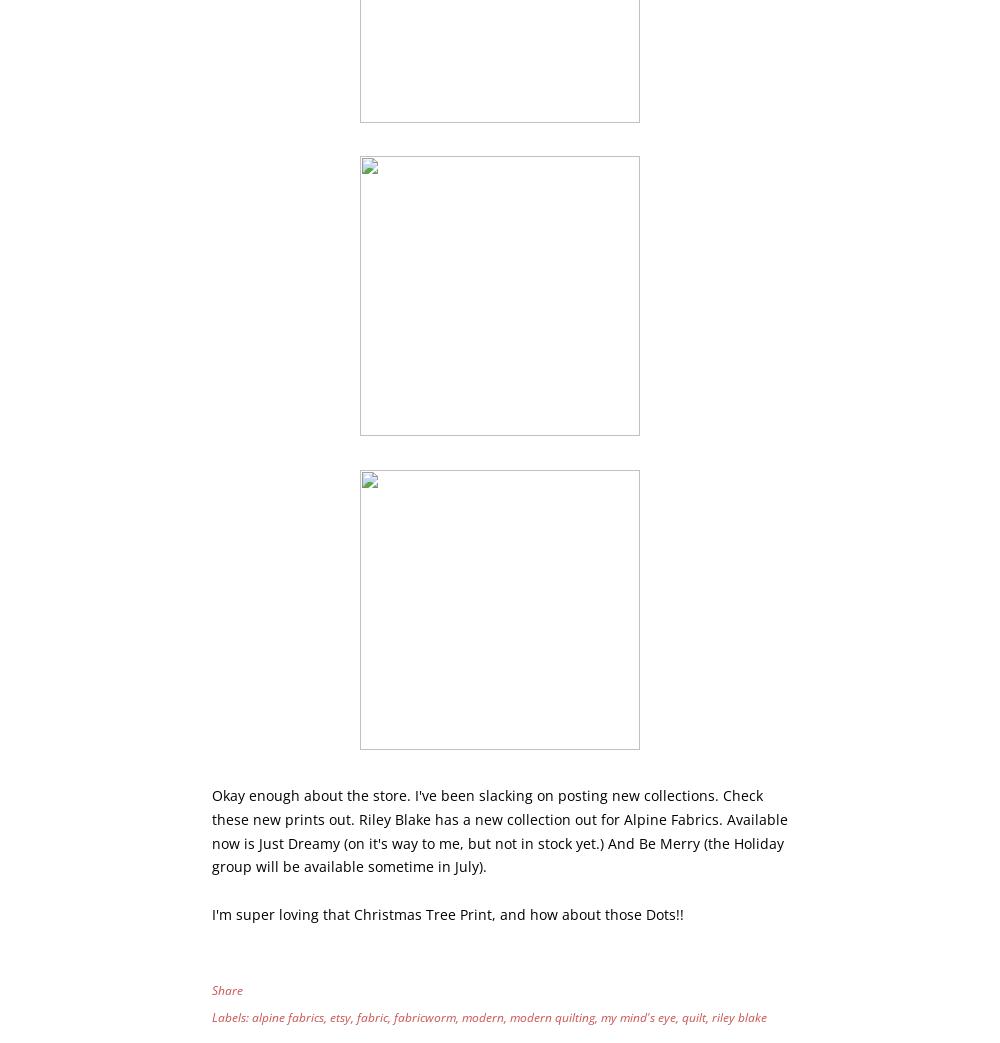 The height and width of the screenshot is (1043, 1000). Describe the element at coordinates (371, 1017) in the screenshot. I see `'fabric'` at that location.